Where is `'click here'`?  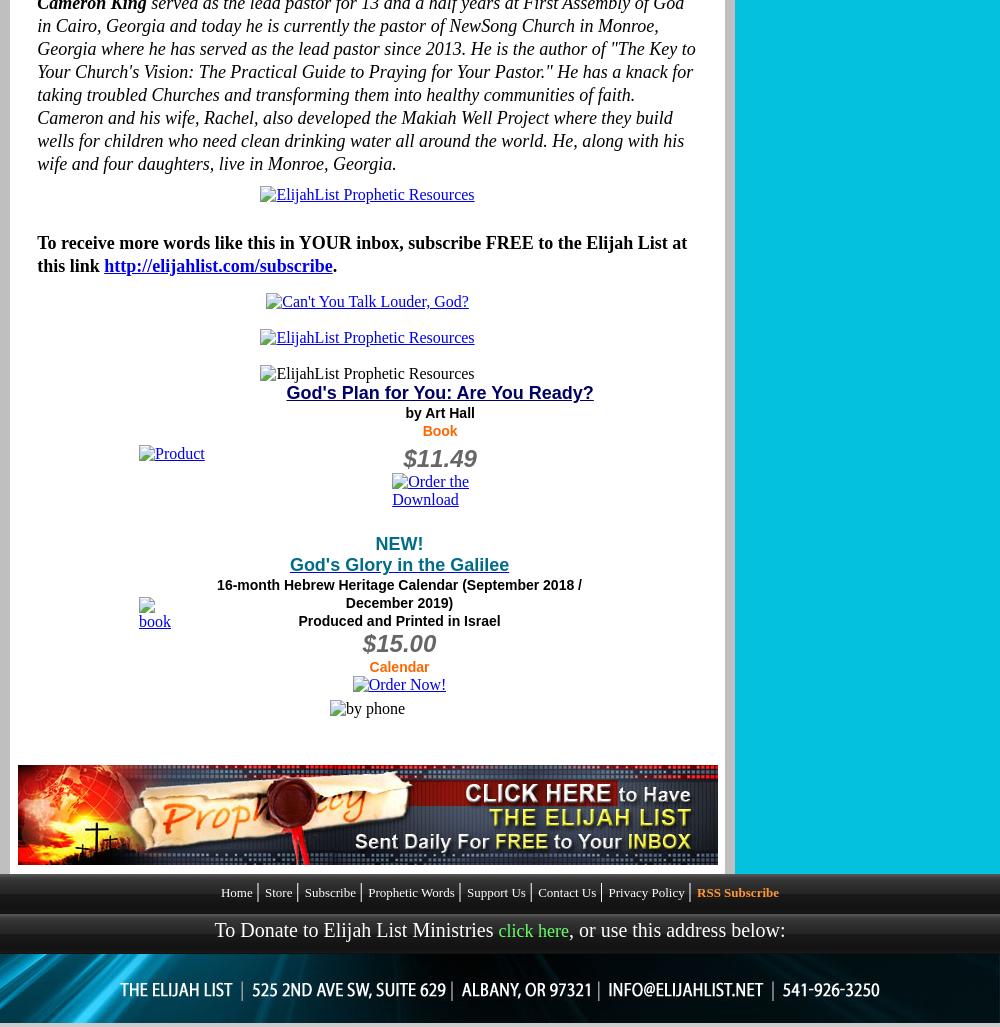
'click here' is located at coordinates (497, 930).